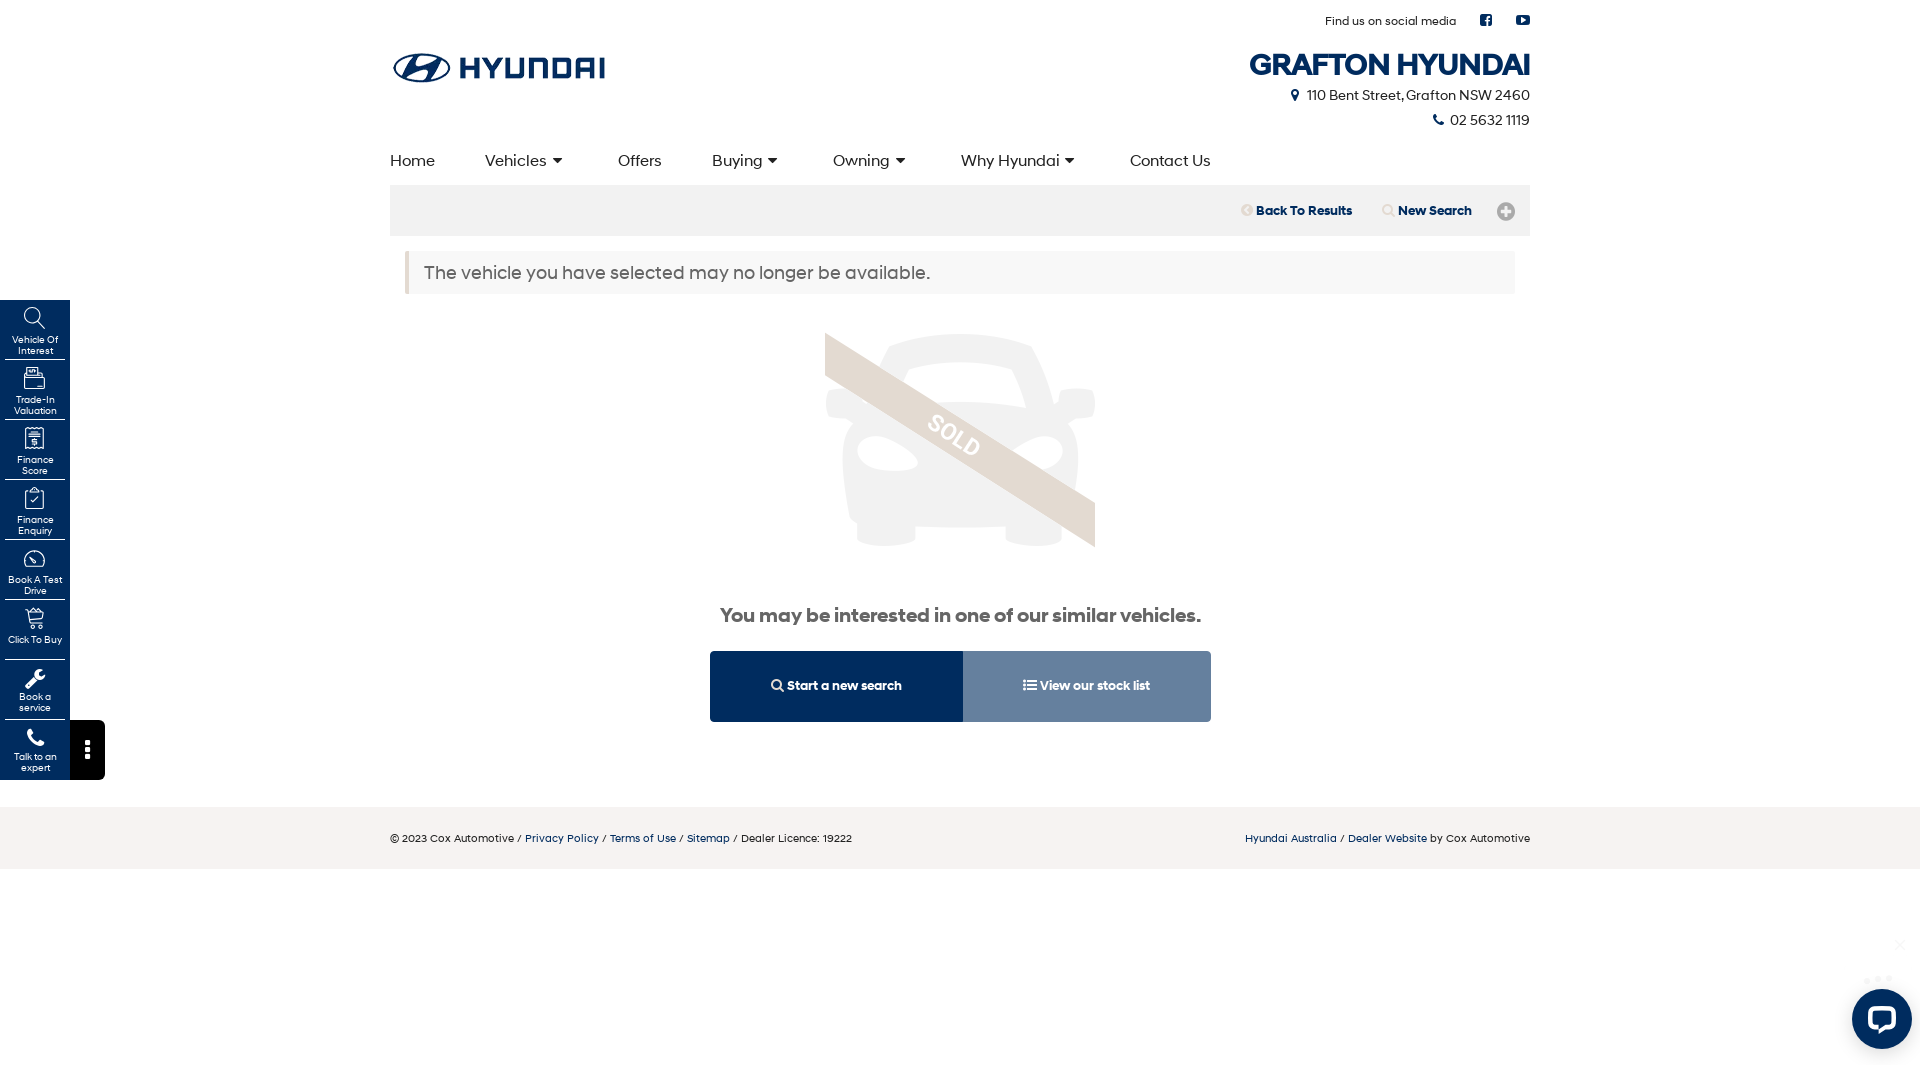  What do you see at coordinates (935, 158) in the screenshot?
I see `'Why Hyundai'` at bounding box center [935, 158].